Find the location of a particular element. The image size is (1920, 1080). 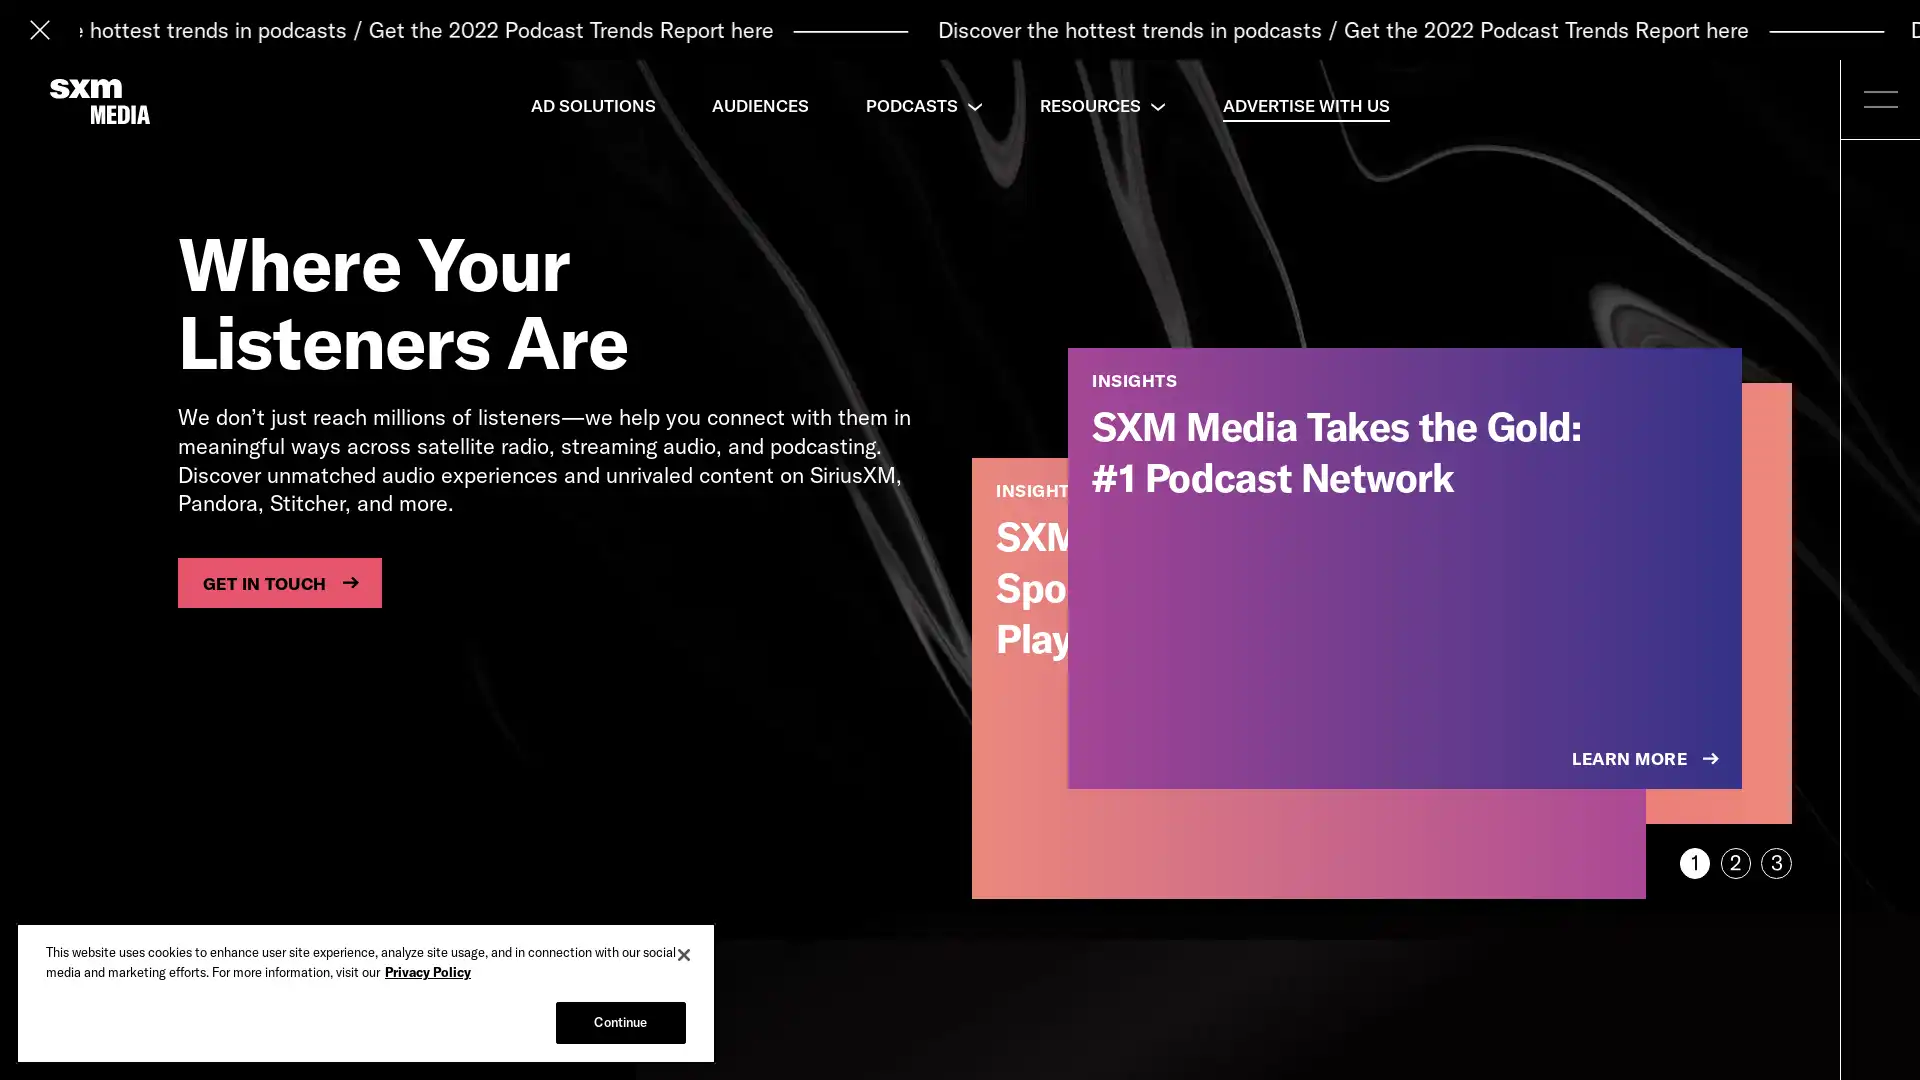

GET IN TOUCH is located at coordinates (278, 582).